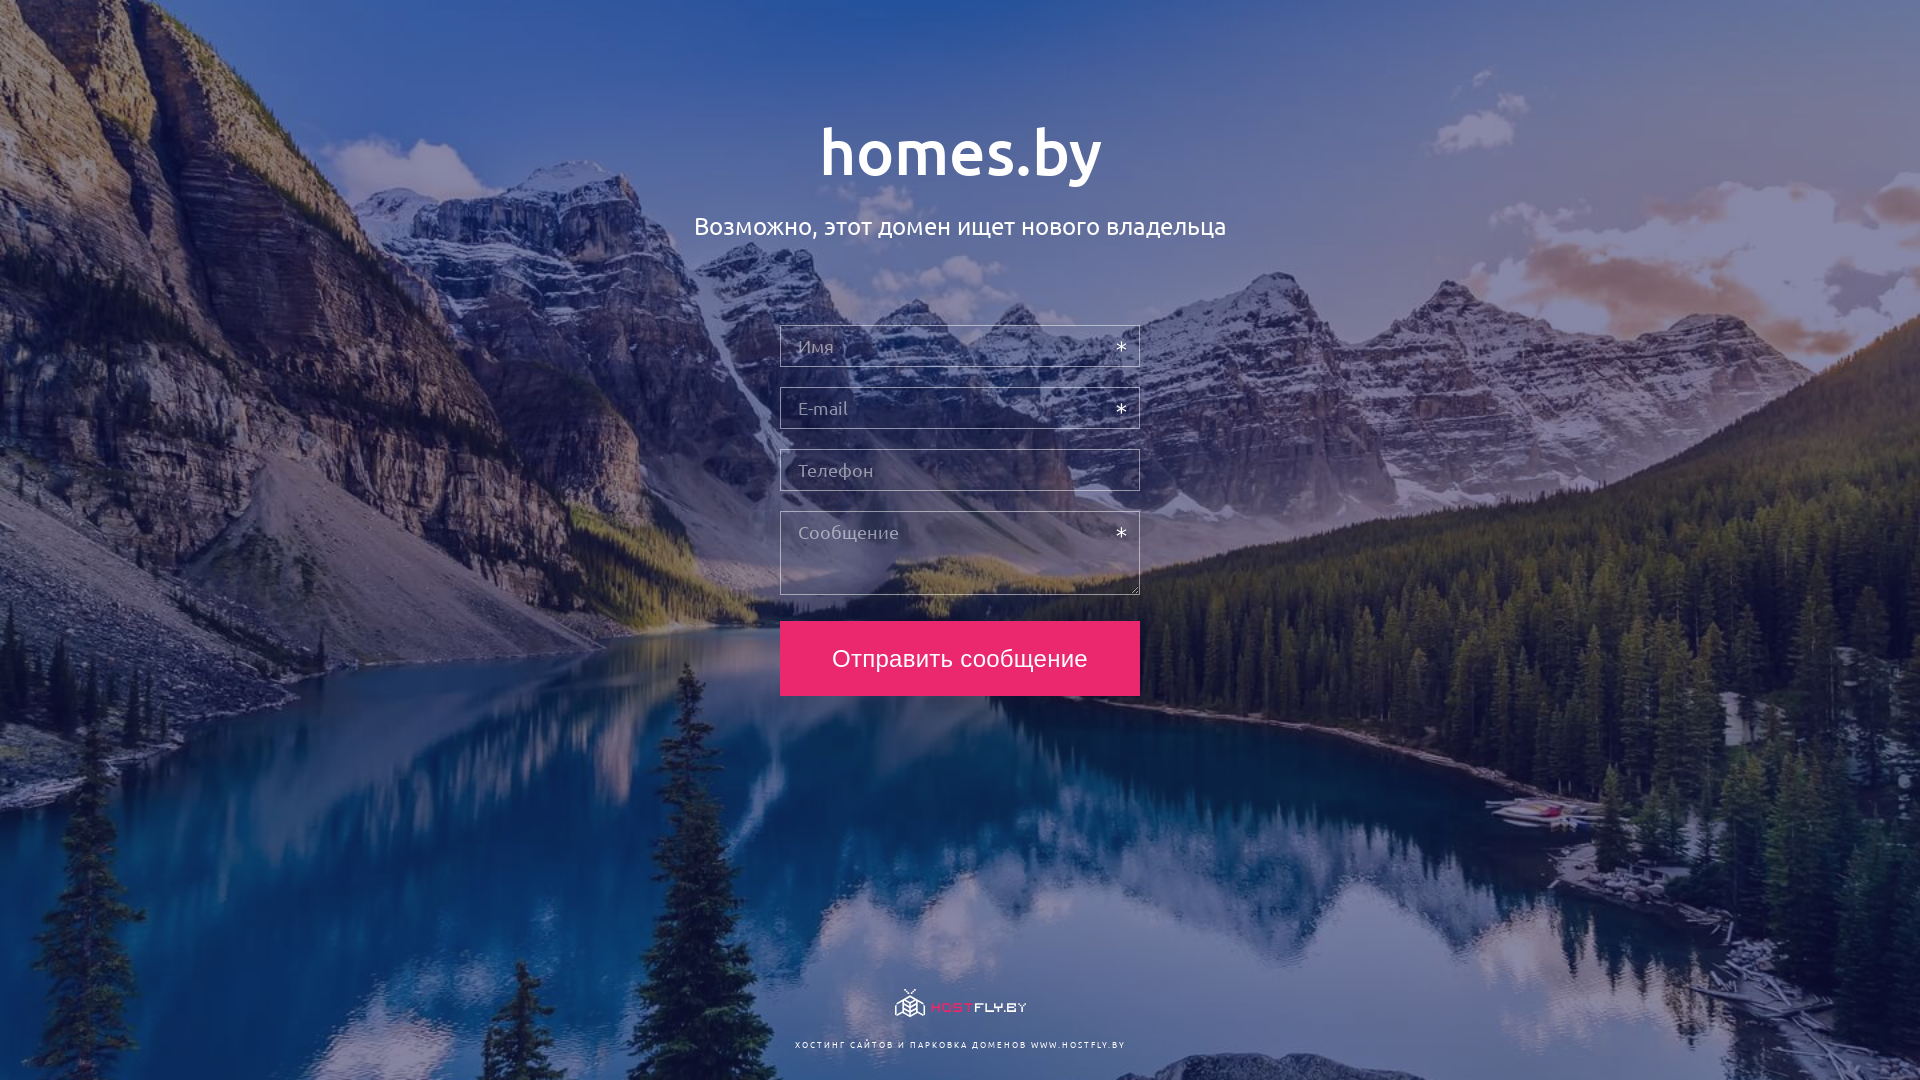 The image size is (1920, 1080). Describe the element at coordinates (1076, 1043) in the screenshot. I see `'WWW.HOSTFLY.BY'` at that location.